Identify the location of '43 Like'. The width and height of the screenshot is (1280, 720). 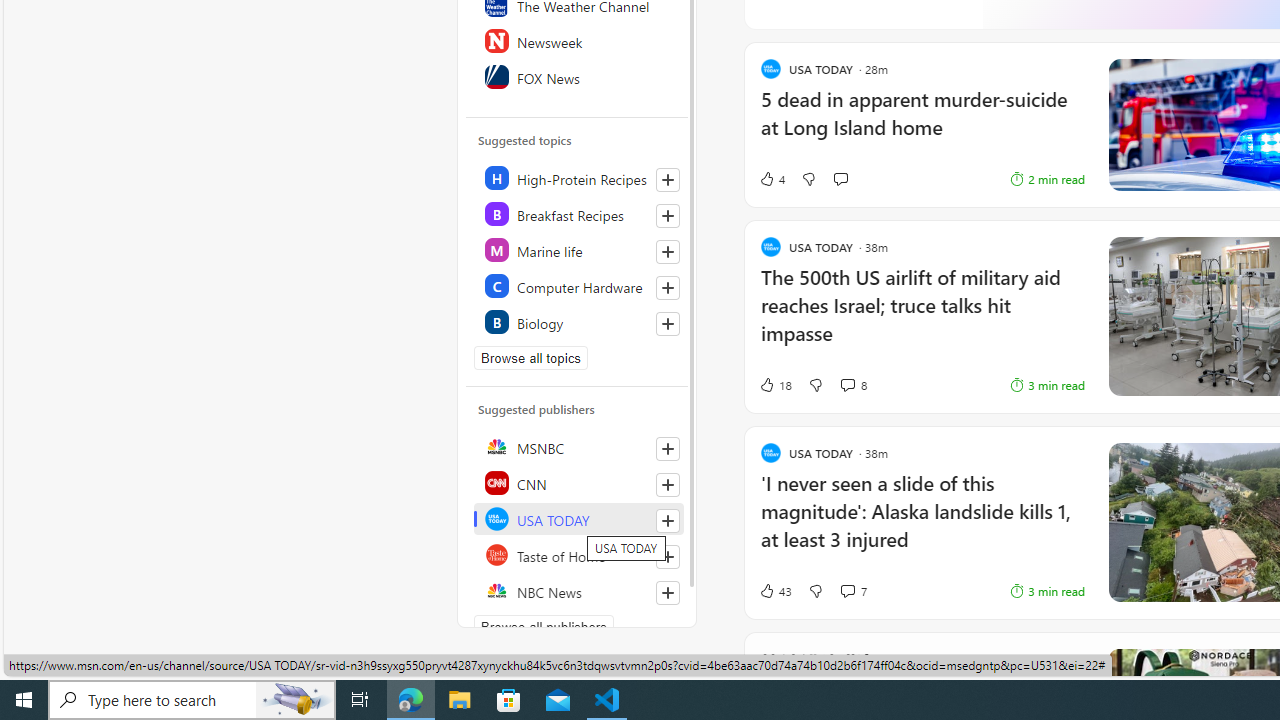
(774, 590).